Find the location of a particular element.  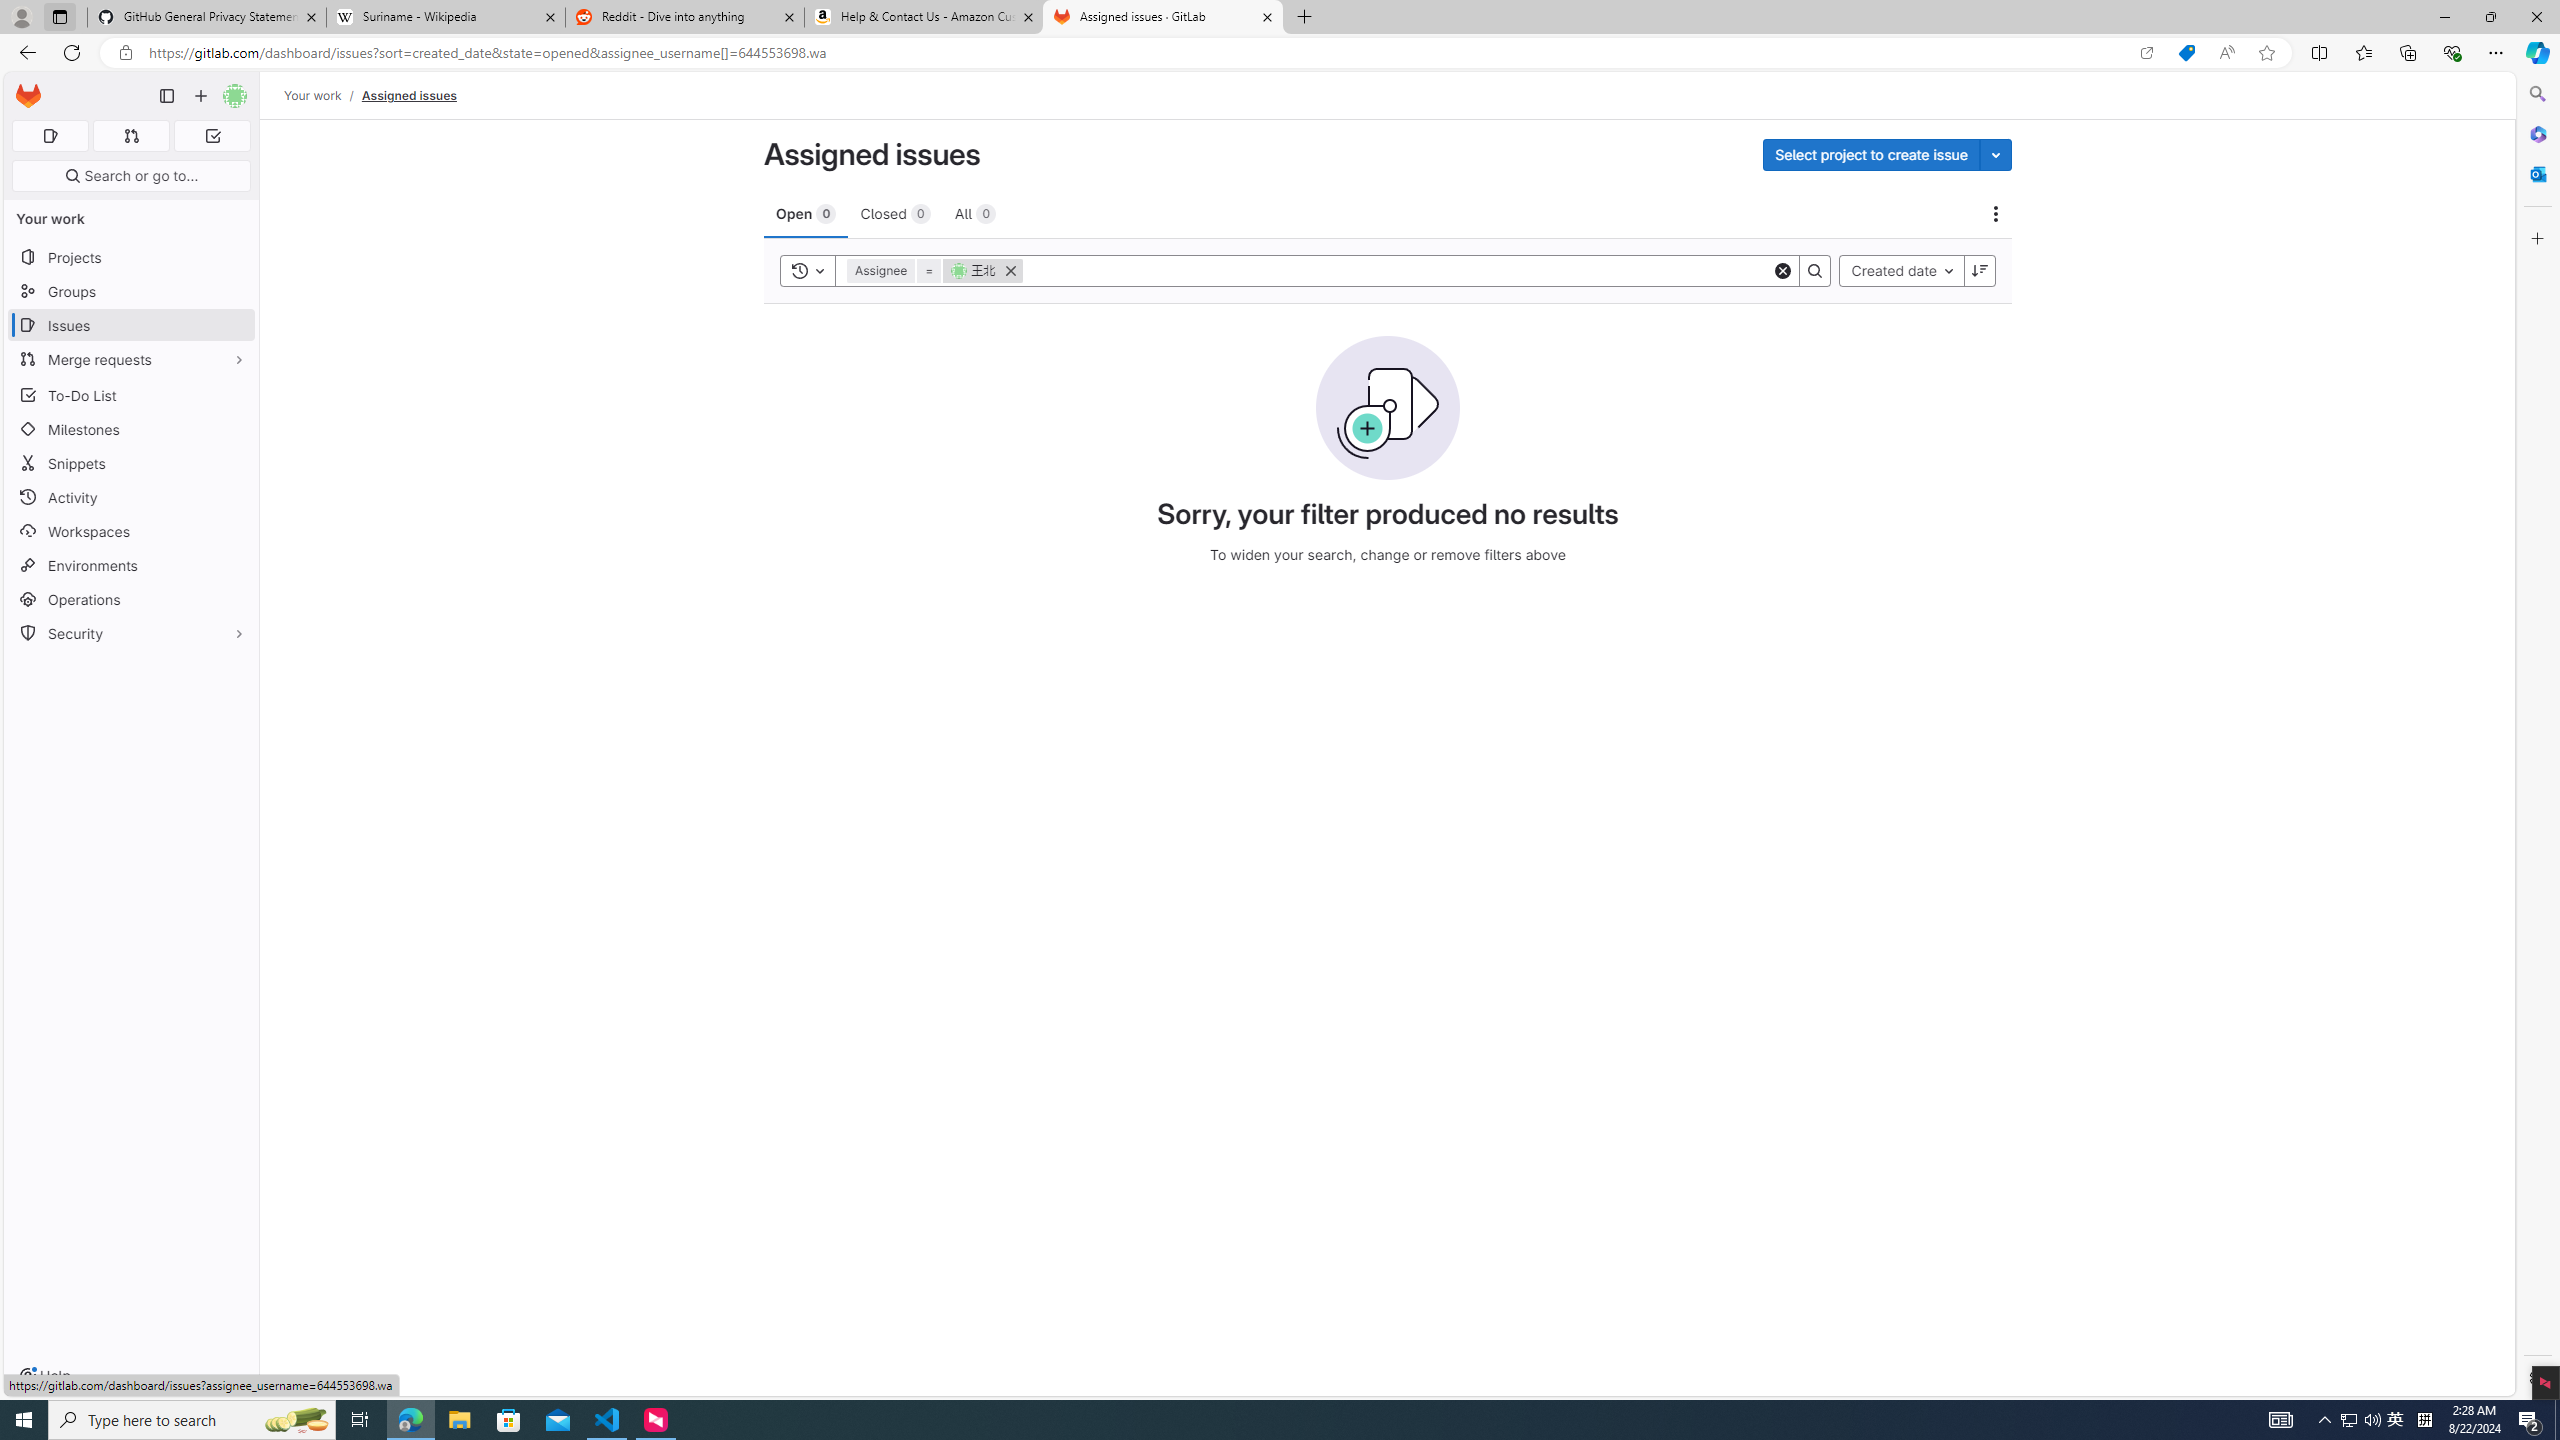

'Open in app' is located at coordinates (2145, 53).